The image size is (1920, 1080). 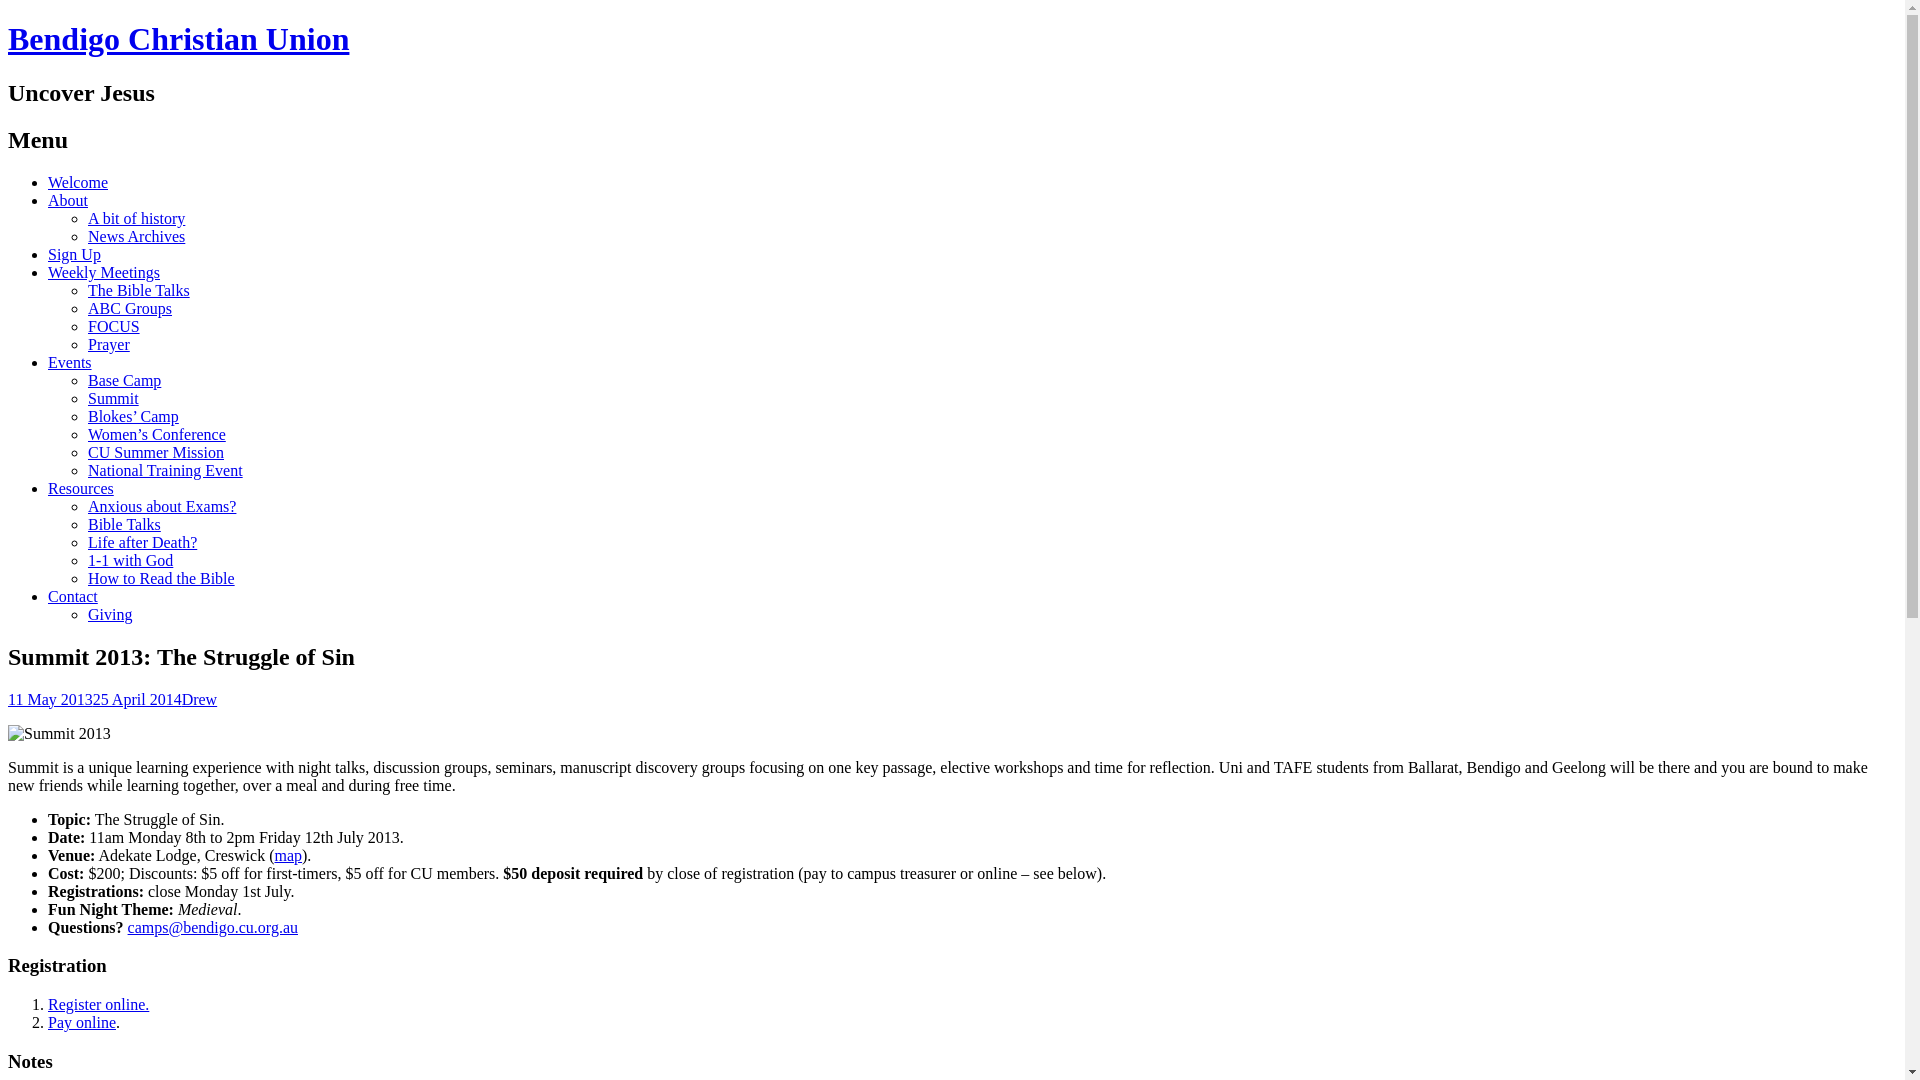 I want to click on 'Welcome', so click(x=48, y=182).